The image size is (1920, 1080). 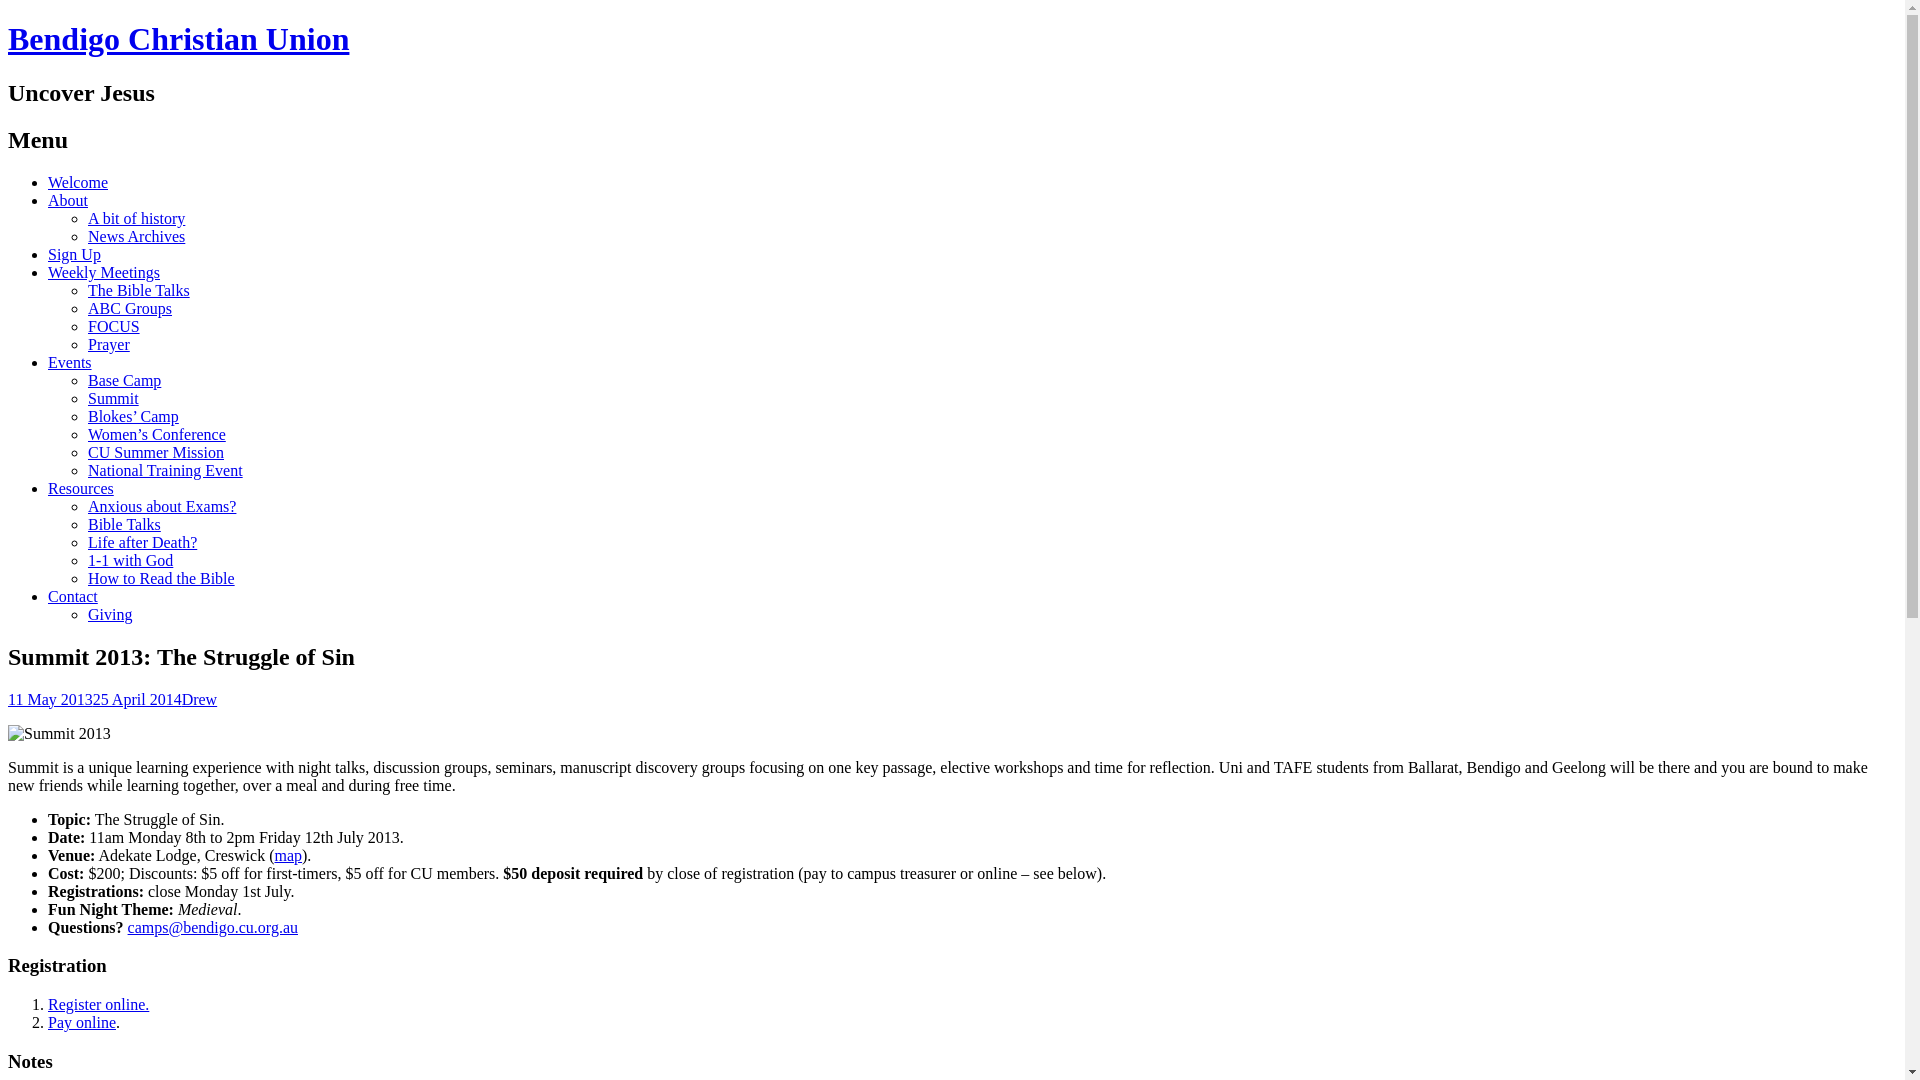 I want to click on 'Welcome', so click(x=48, y=182).